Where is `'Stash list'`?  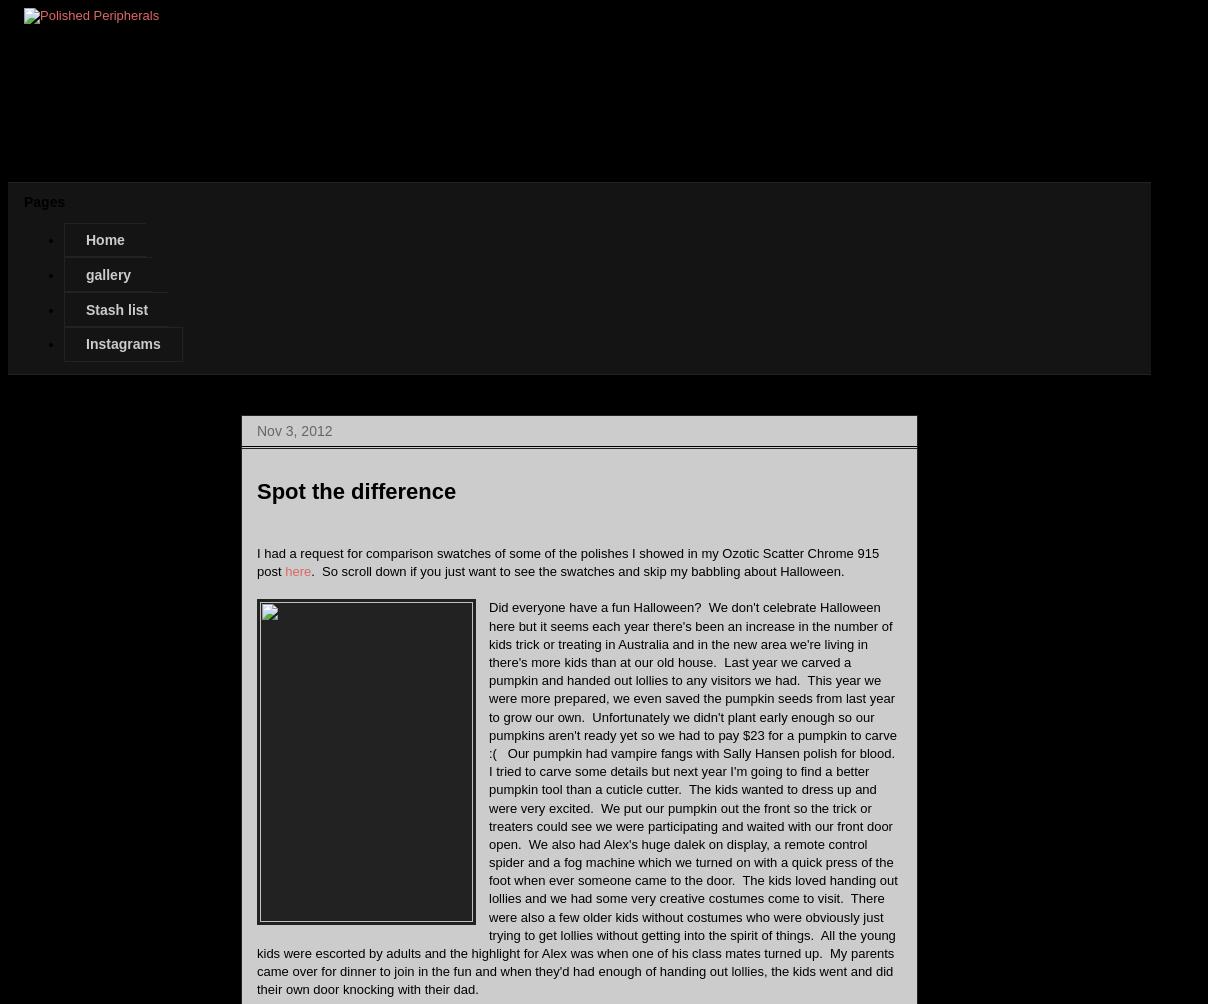 'Stash list' is located at coordinates (116, 309).